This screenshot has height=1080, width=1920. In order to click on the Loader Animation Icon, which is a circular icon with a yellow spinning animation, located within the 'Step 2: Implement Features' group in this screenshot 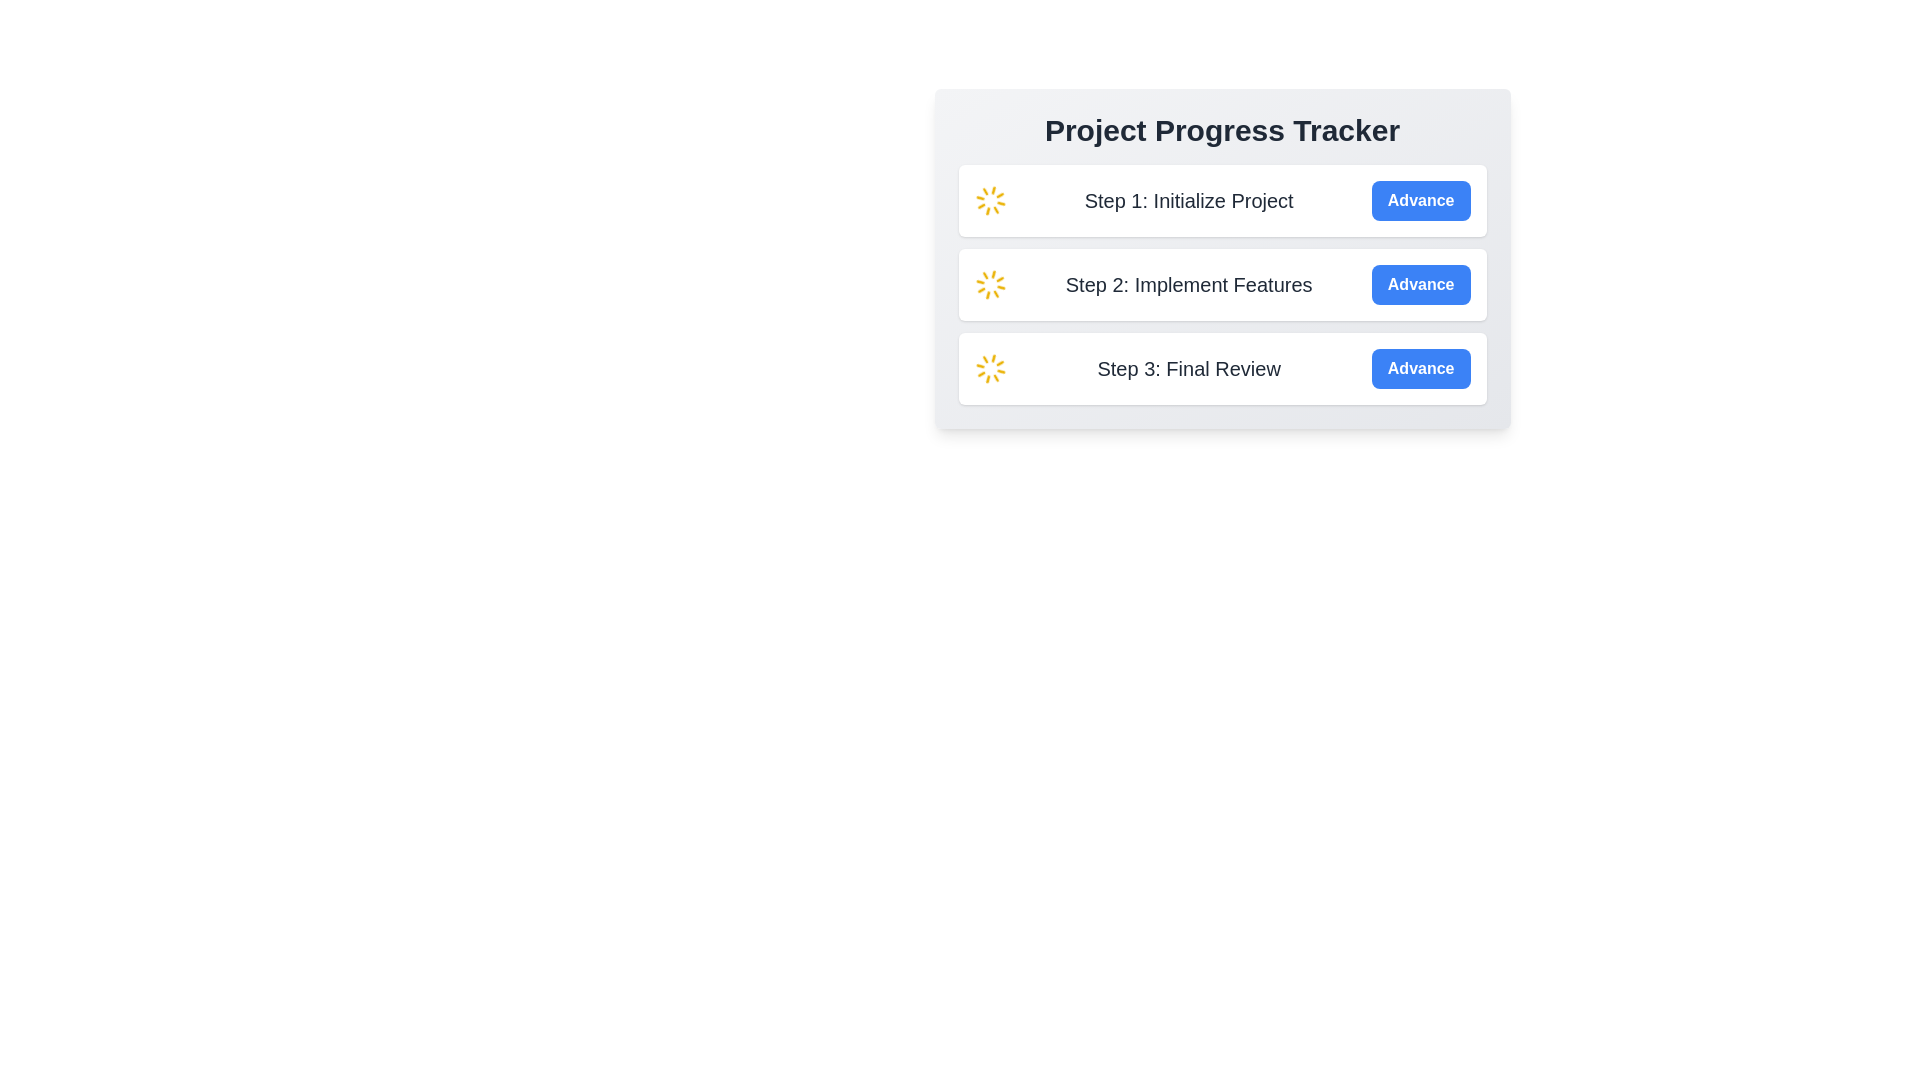, I will do `click(990, 285)`.